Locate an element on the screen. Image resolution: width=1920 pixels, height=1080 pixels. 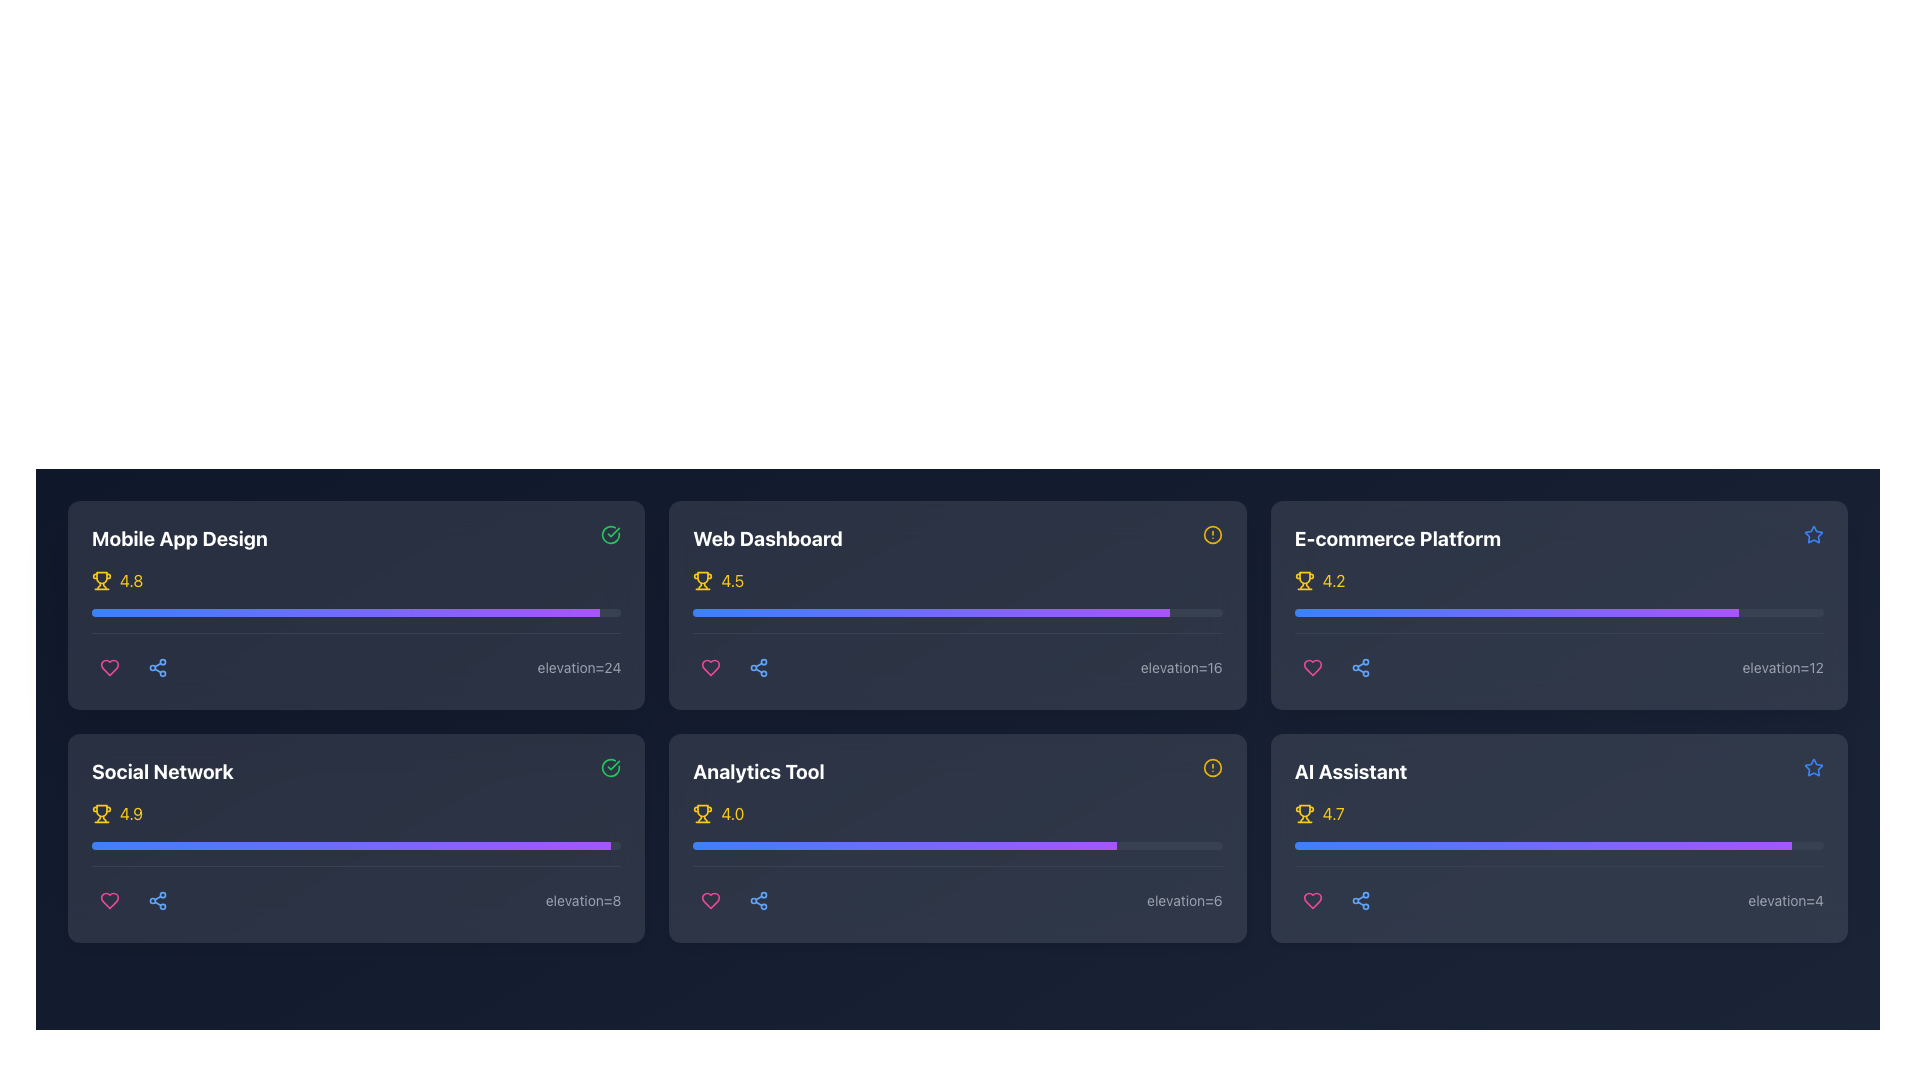
the heart icon located within the 'Analytics Tool' card is located at coordinates (711, 901).